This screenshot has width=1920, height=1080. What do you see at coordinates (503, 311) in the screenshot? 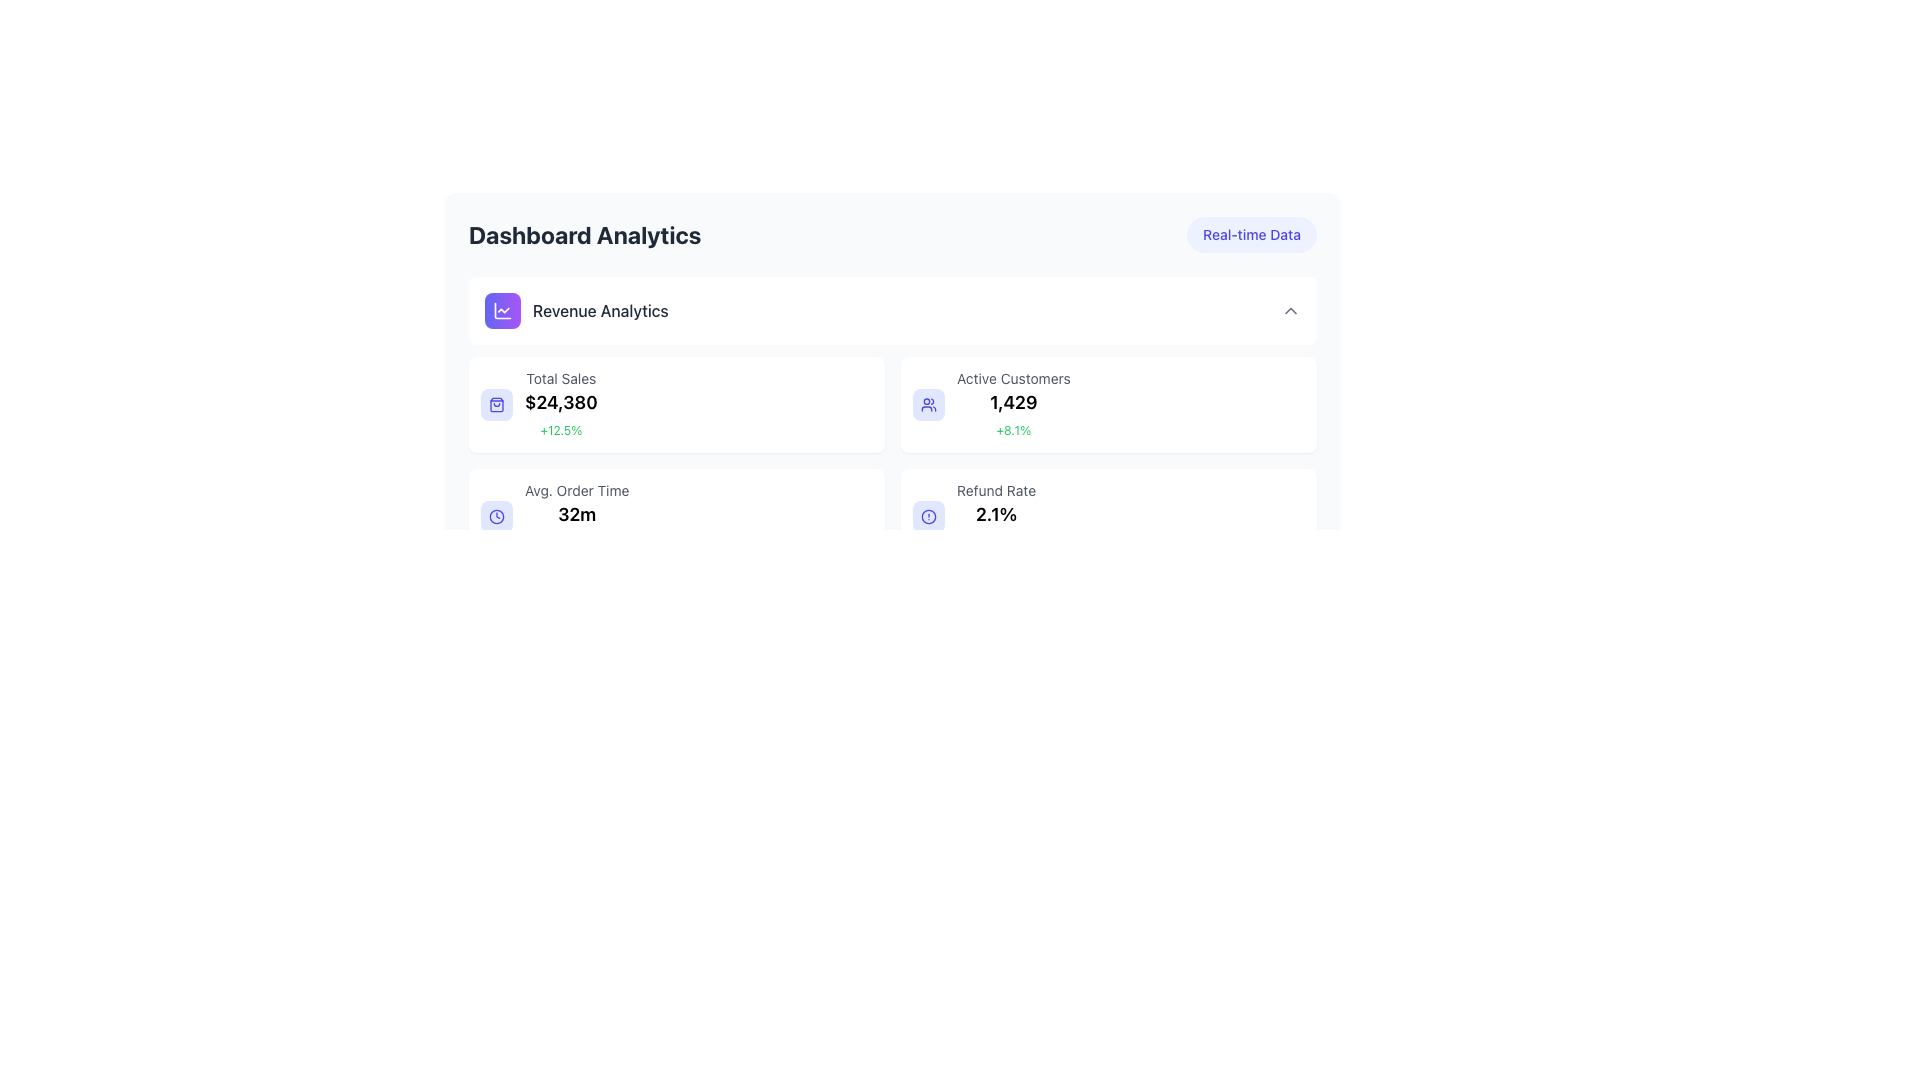
I see `the SVG-based line chart icon with a white stroke, located within a gradient-colored rectangular button beneath the 'Dashboard Analytics' heading` at bounding box center [503, 311].